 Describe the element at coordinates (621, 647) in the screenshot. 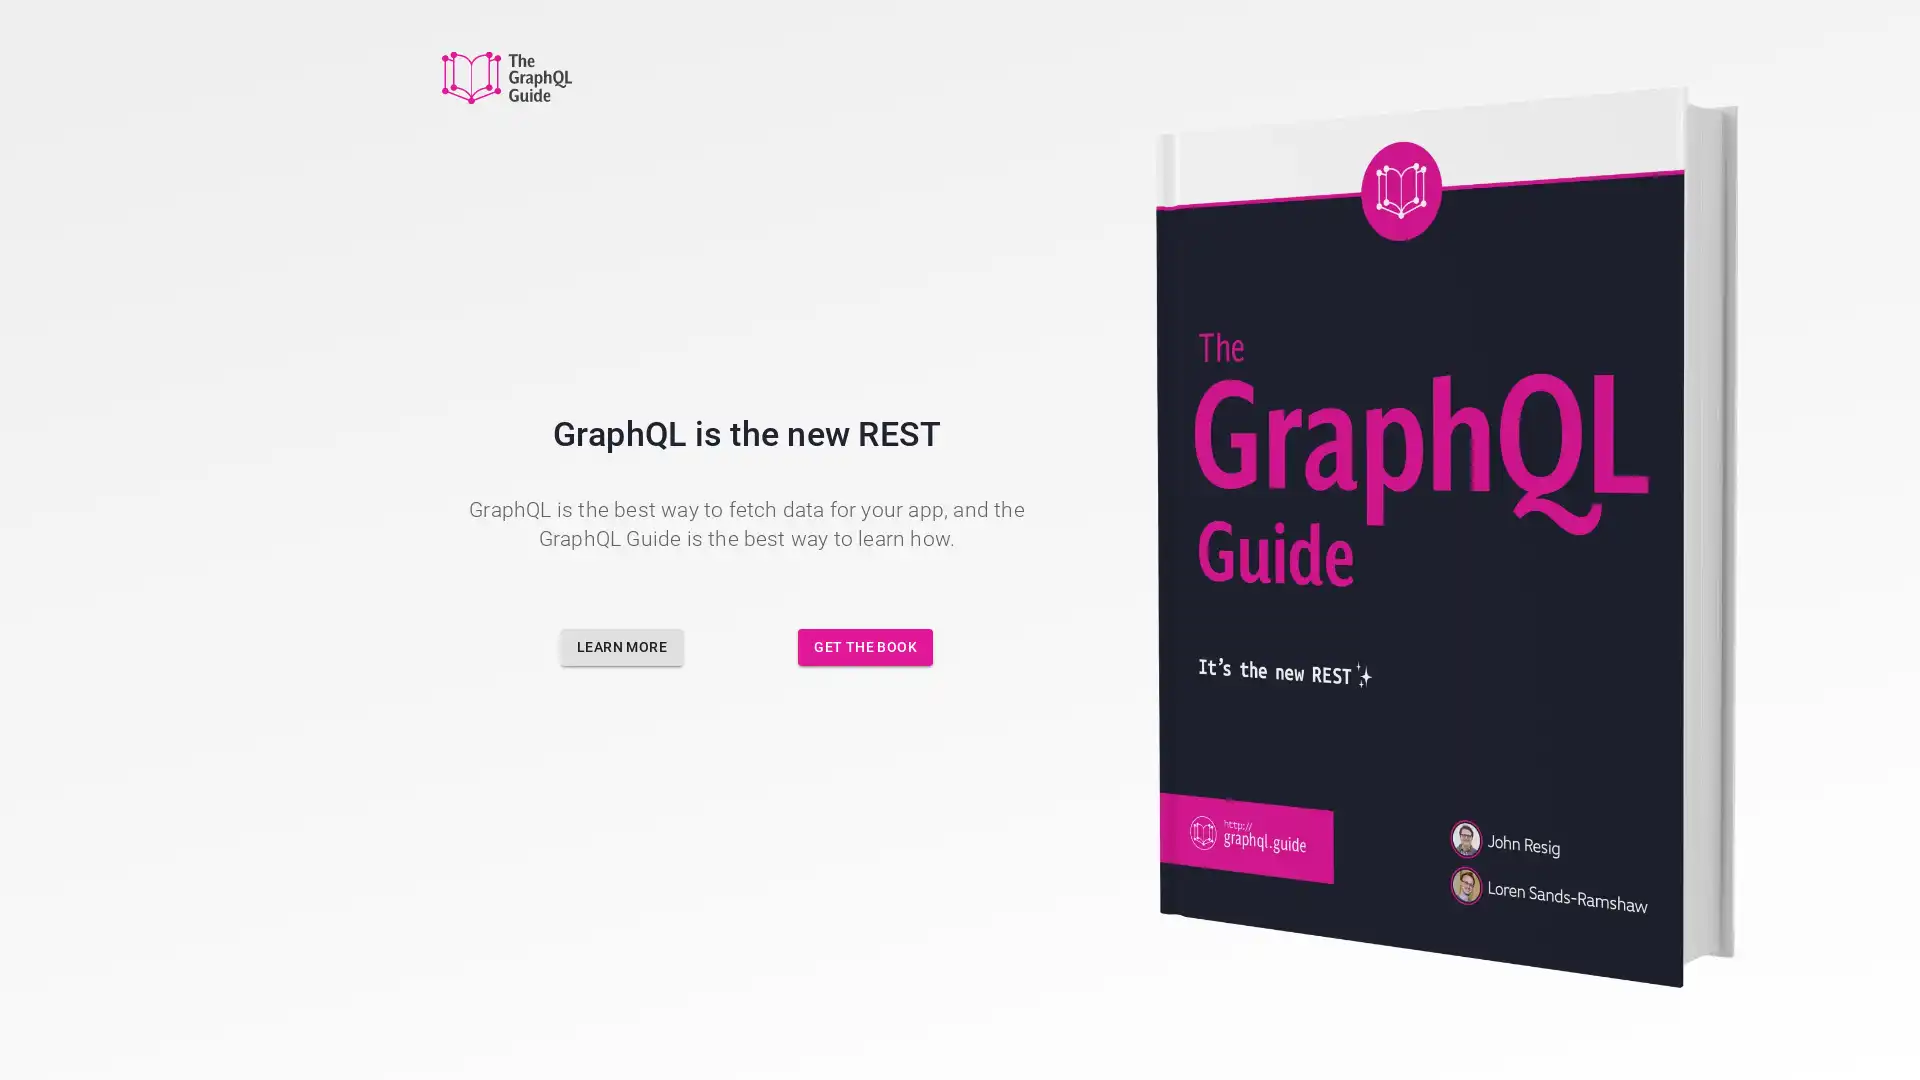

I see `LEARN MORE` at that location.